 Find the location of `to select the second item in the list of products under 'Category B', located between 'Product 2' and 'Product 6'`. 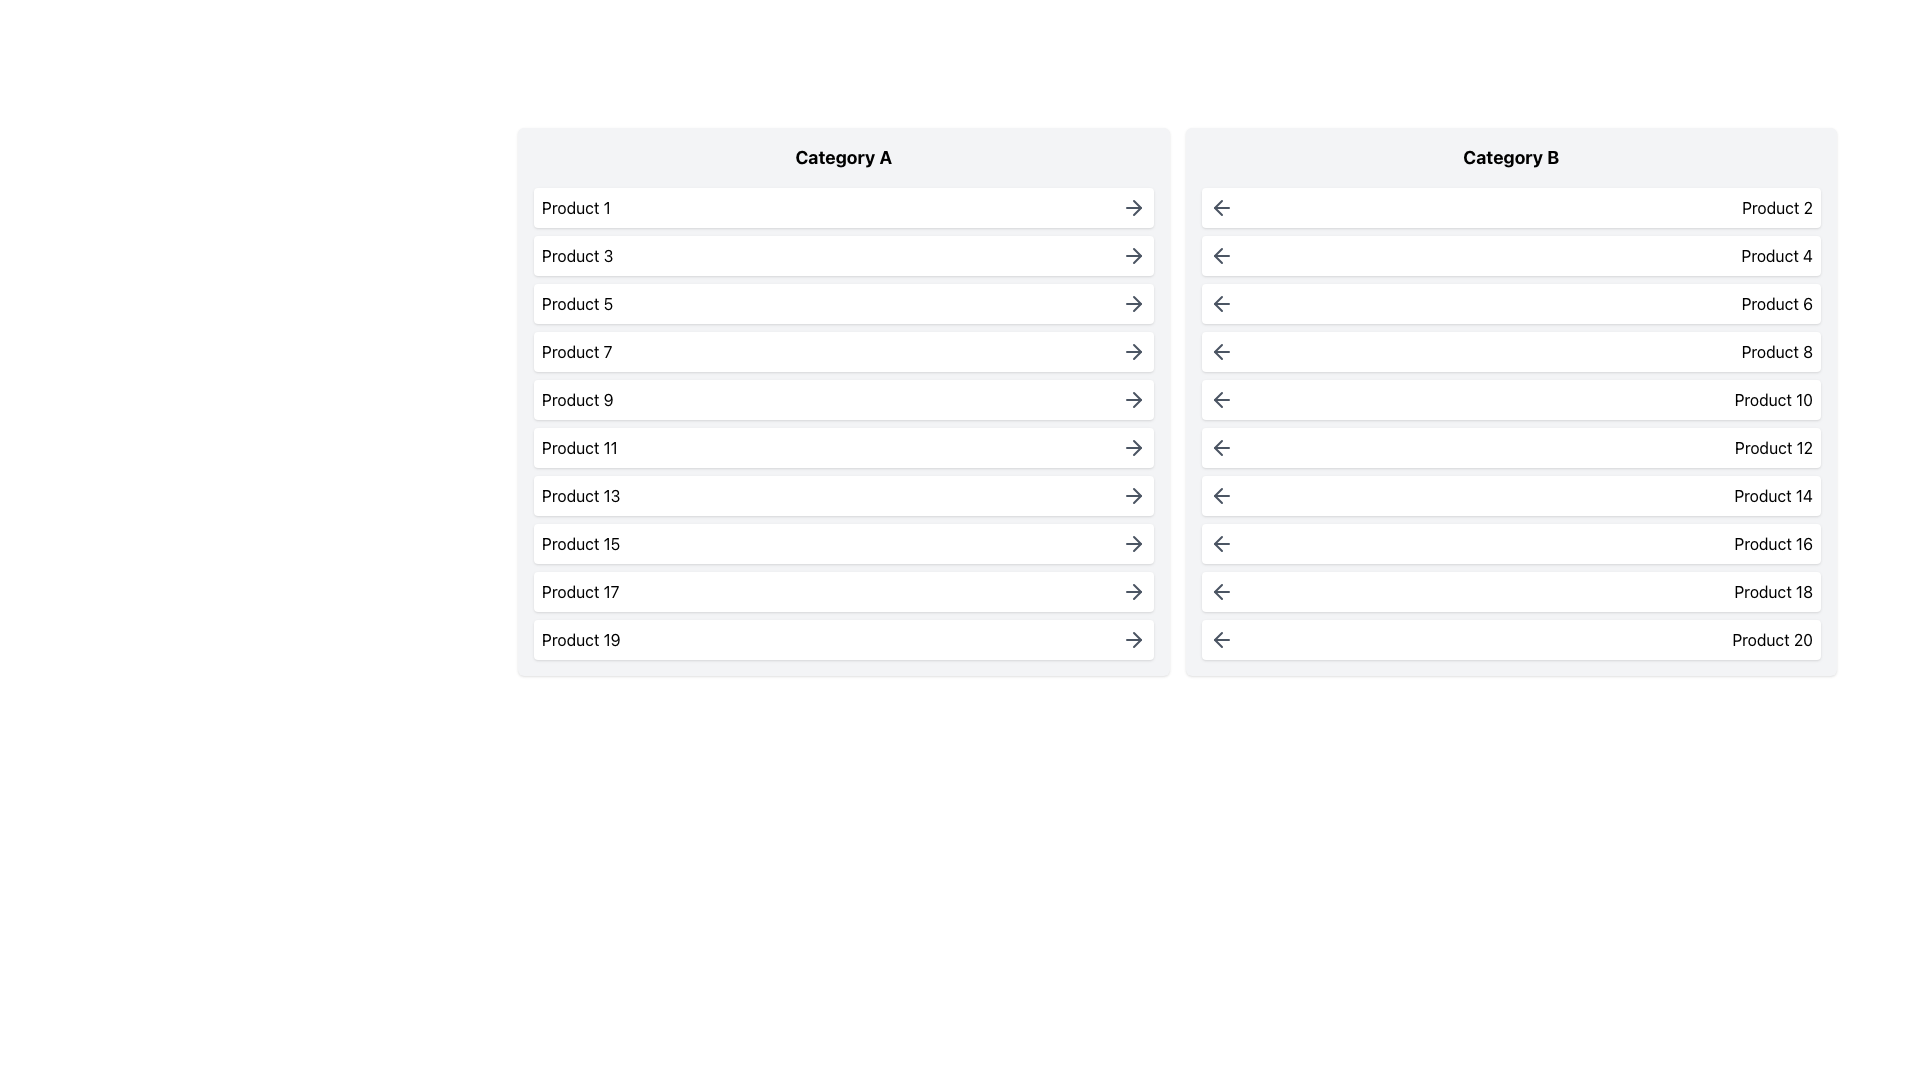

to select the second item in the list of products under 'Category B', located between 'Product 2' and 'Product 6' is located at coordinates (1511, 254).